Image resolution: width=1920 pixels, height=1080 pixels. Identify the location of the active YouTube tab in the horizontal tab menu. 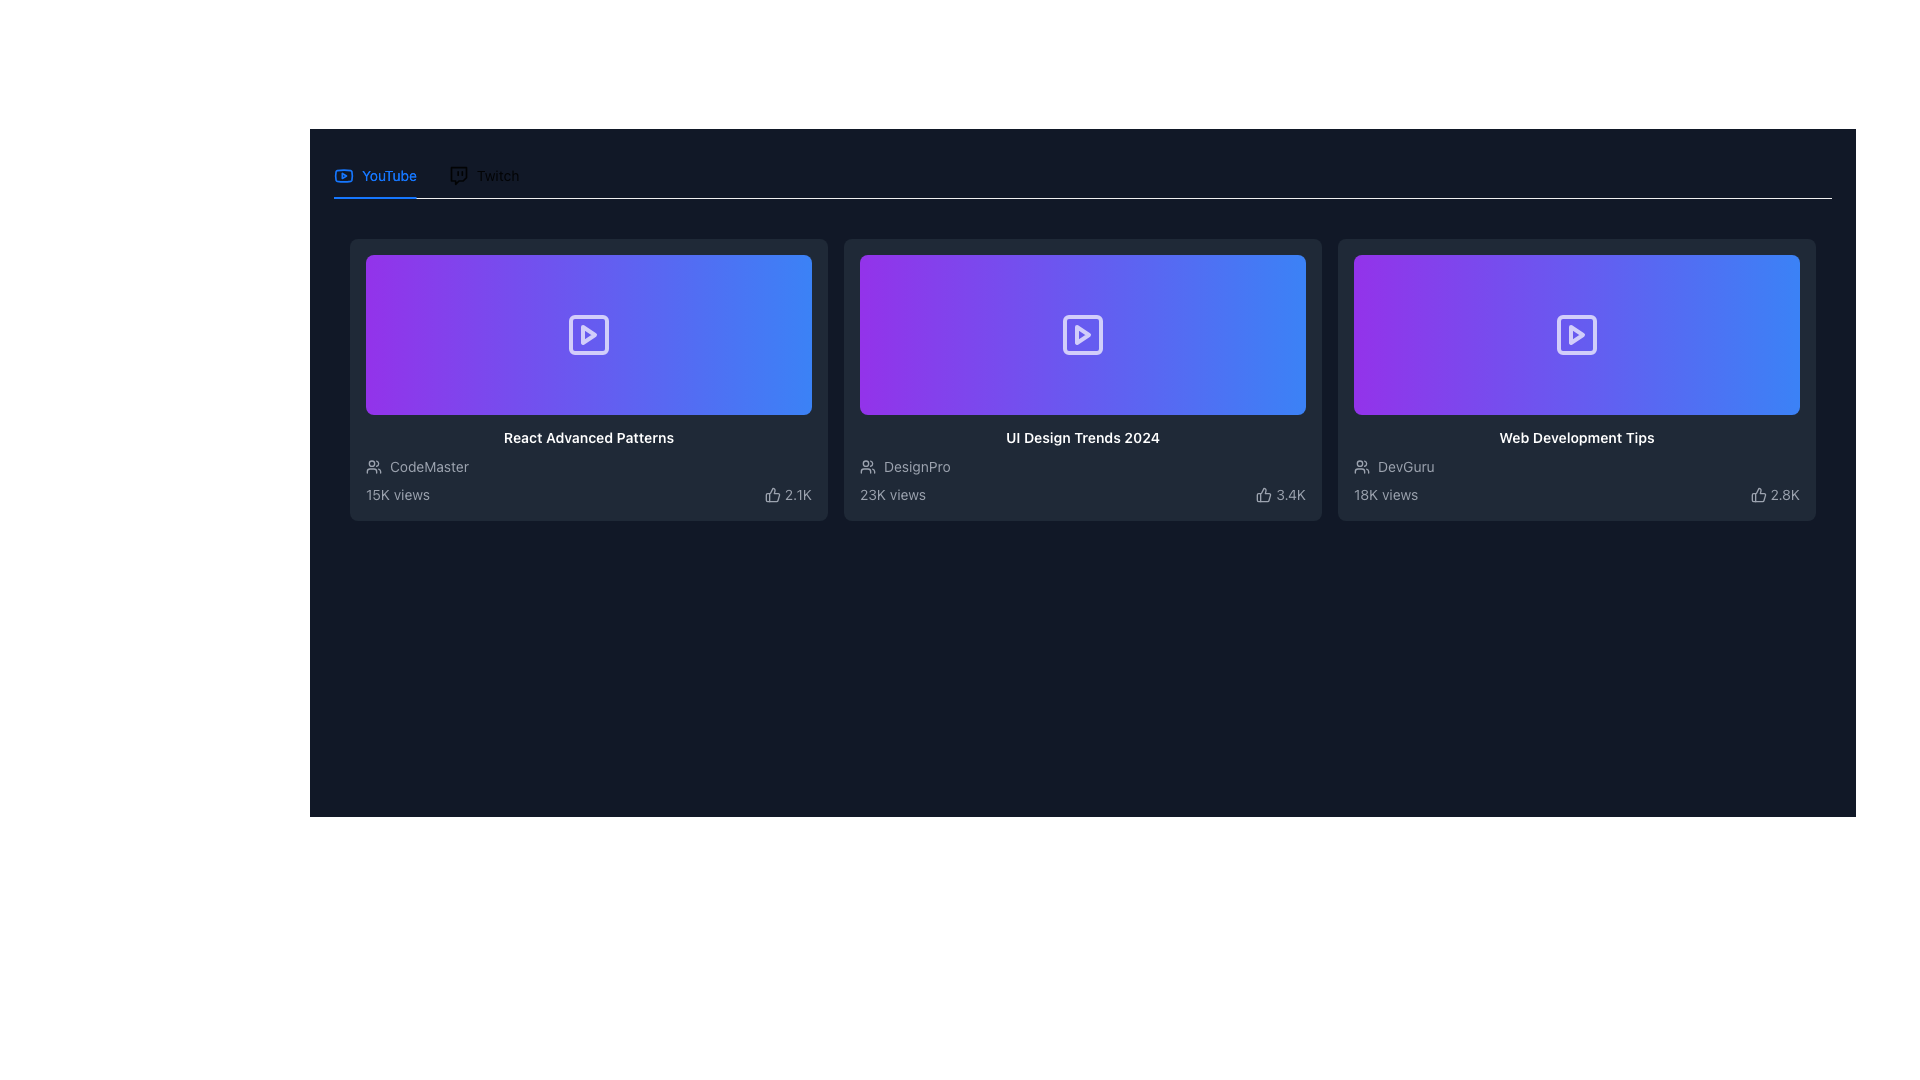
(375, 175).